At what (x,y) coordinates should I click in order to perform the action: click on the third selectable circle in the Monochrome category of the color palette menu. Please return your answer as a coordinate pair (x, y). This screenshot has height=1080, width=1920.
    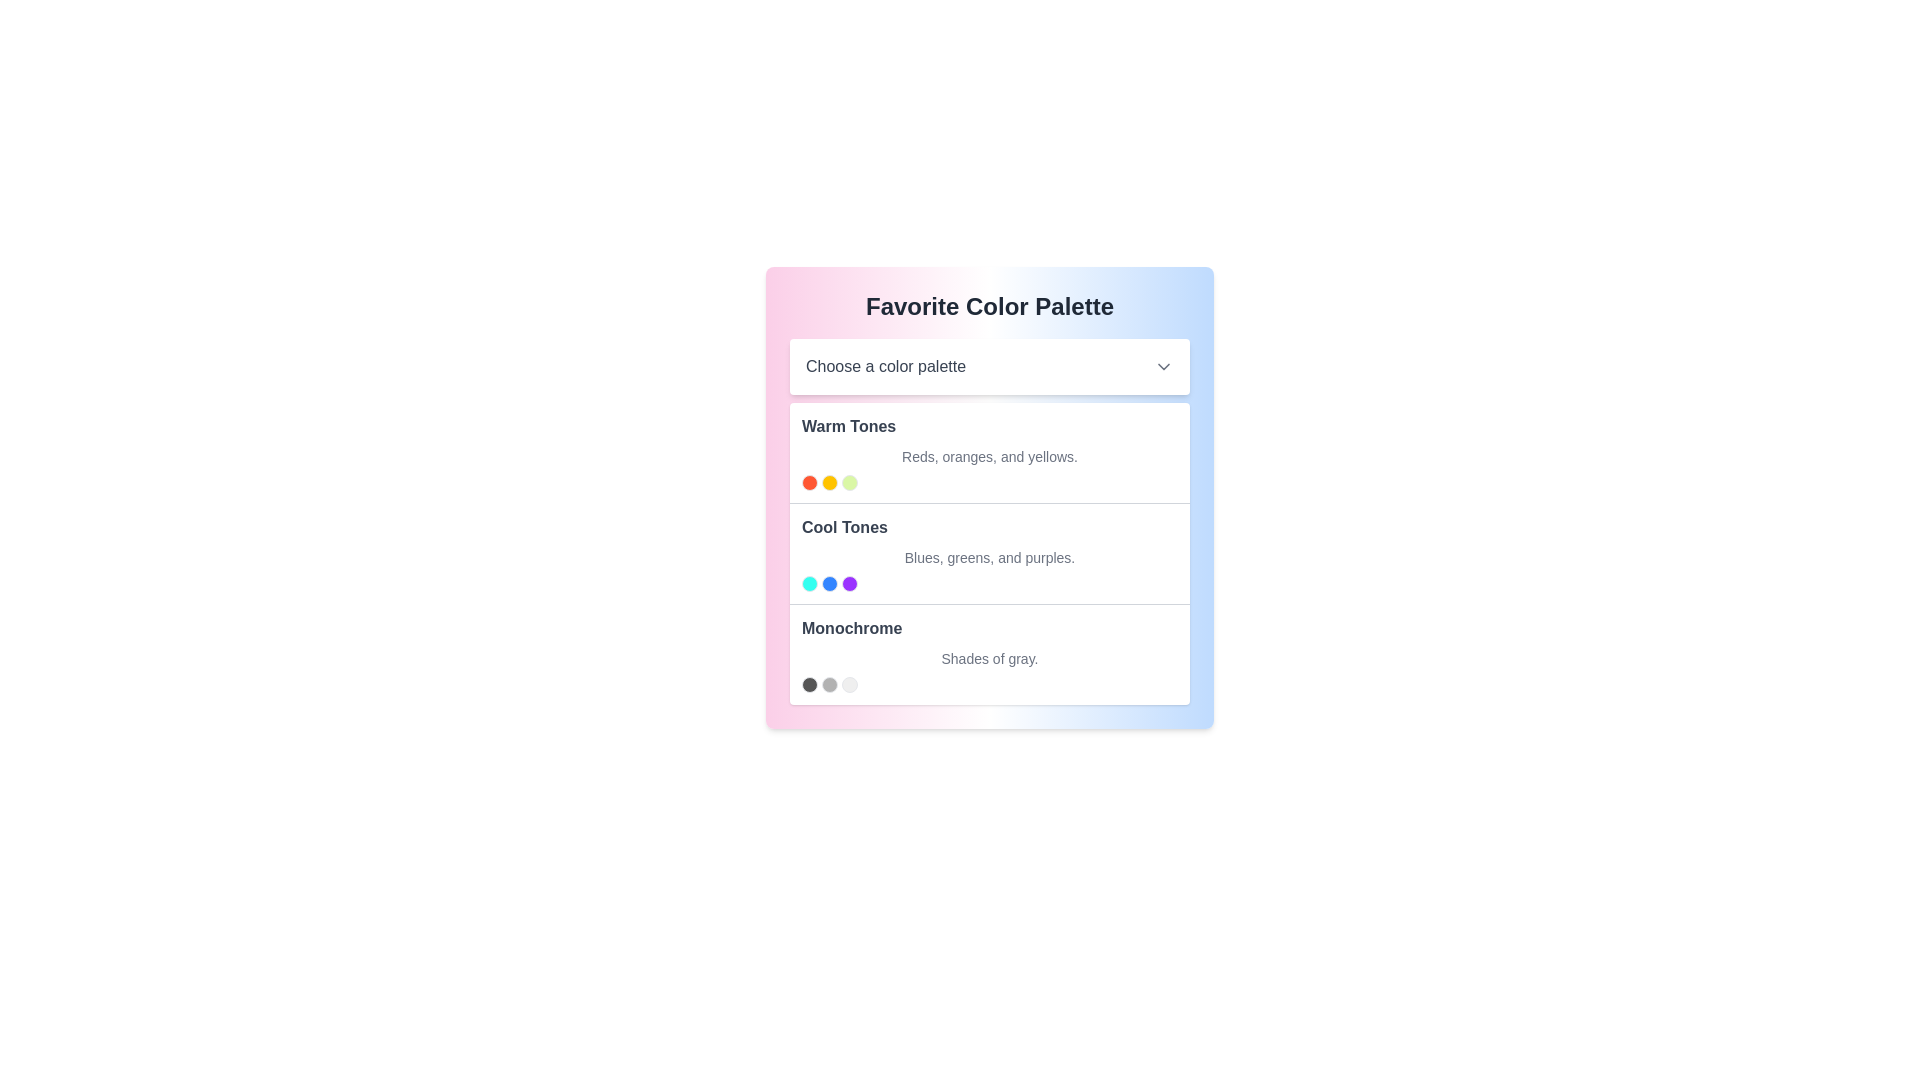
    Looking at the image, I should click on (849, 684).